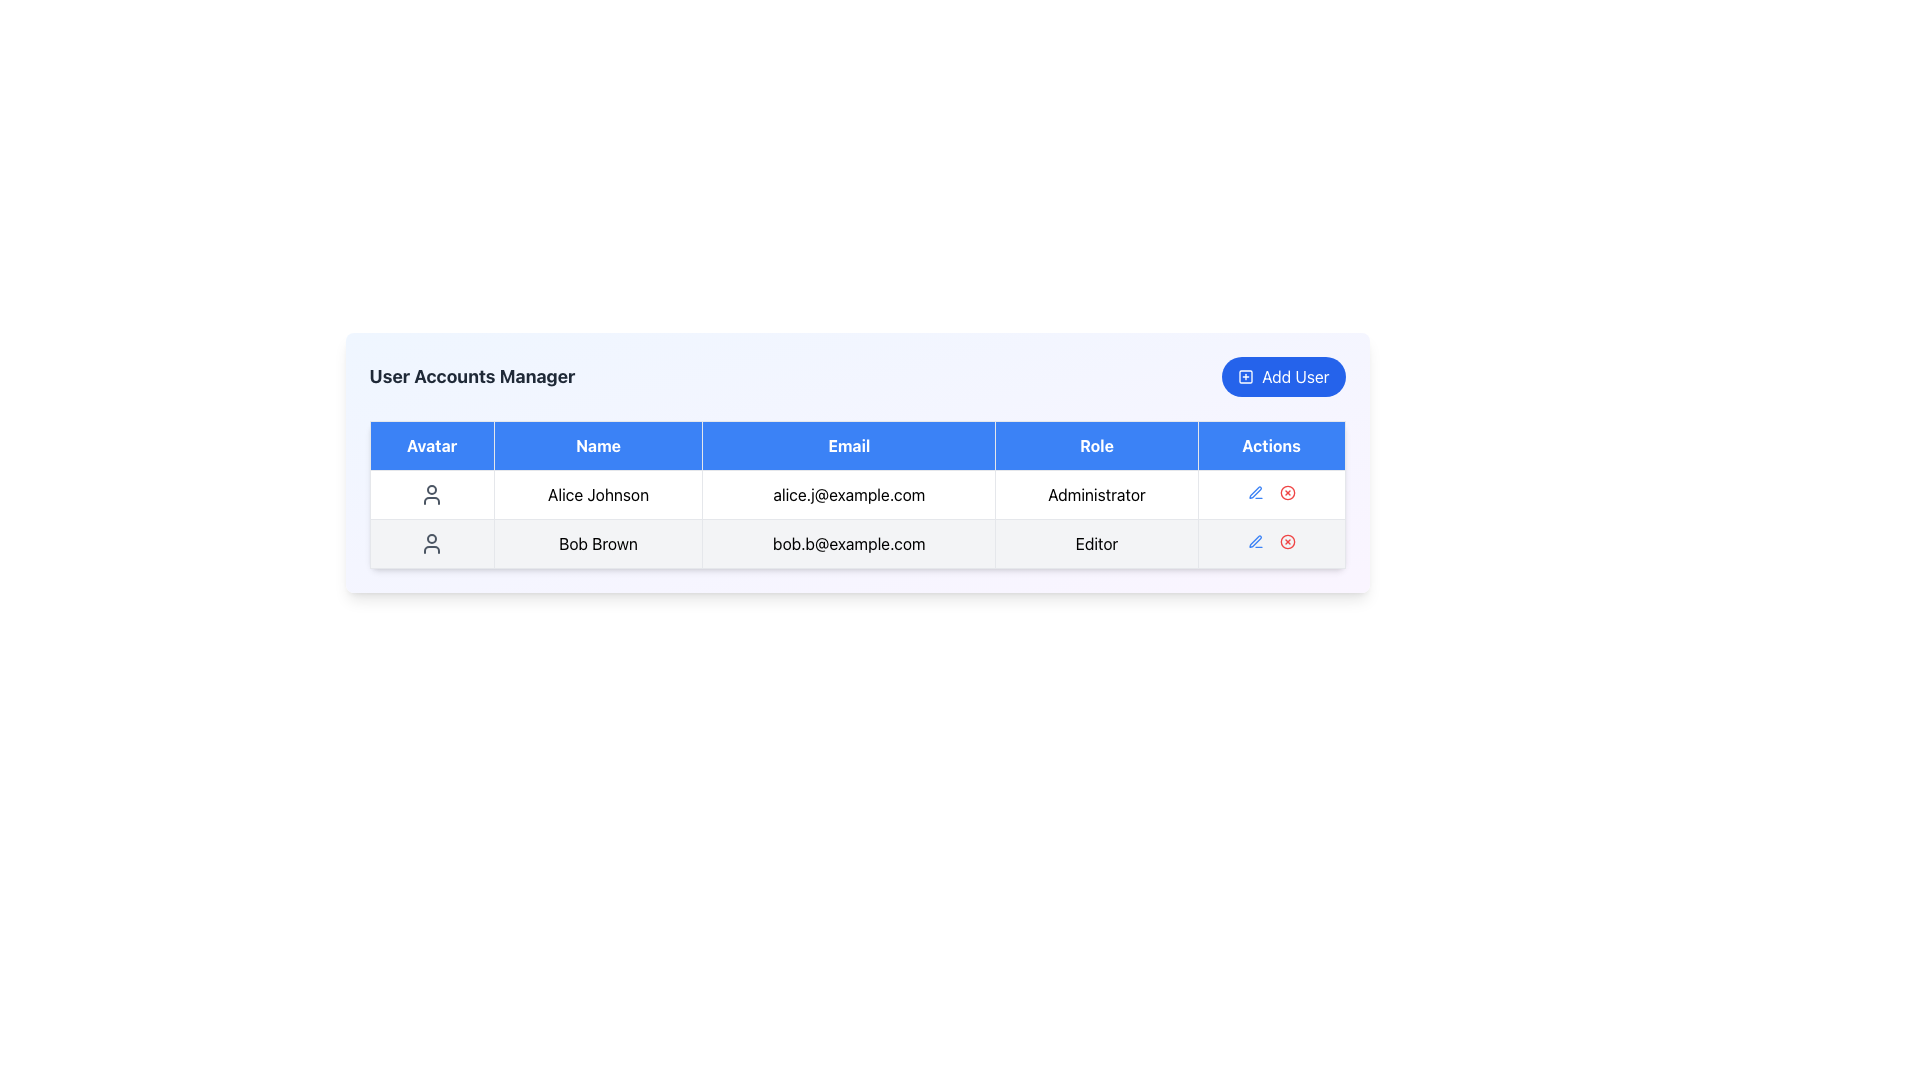 Image resolution: width=1920 pixels, height=1080 pixels. I want to click on the fifth and rightmost column header in the grid layout of the table, located at the top-right corner of the header row, so click(1270, 445).